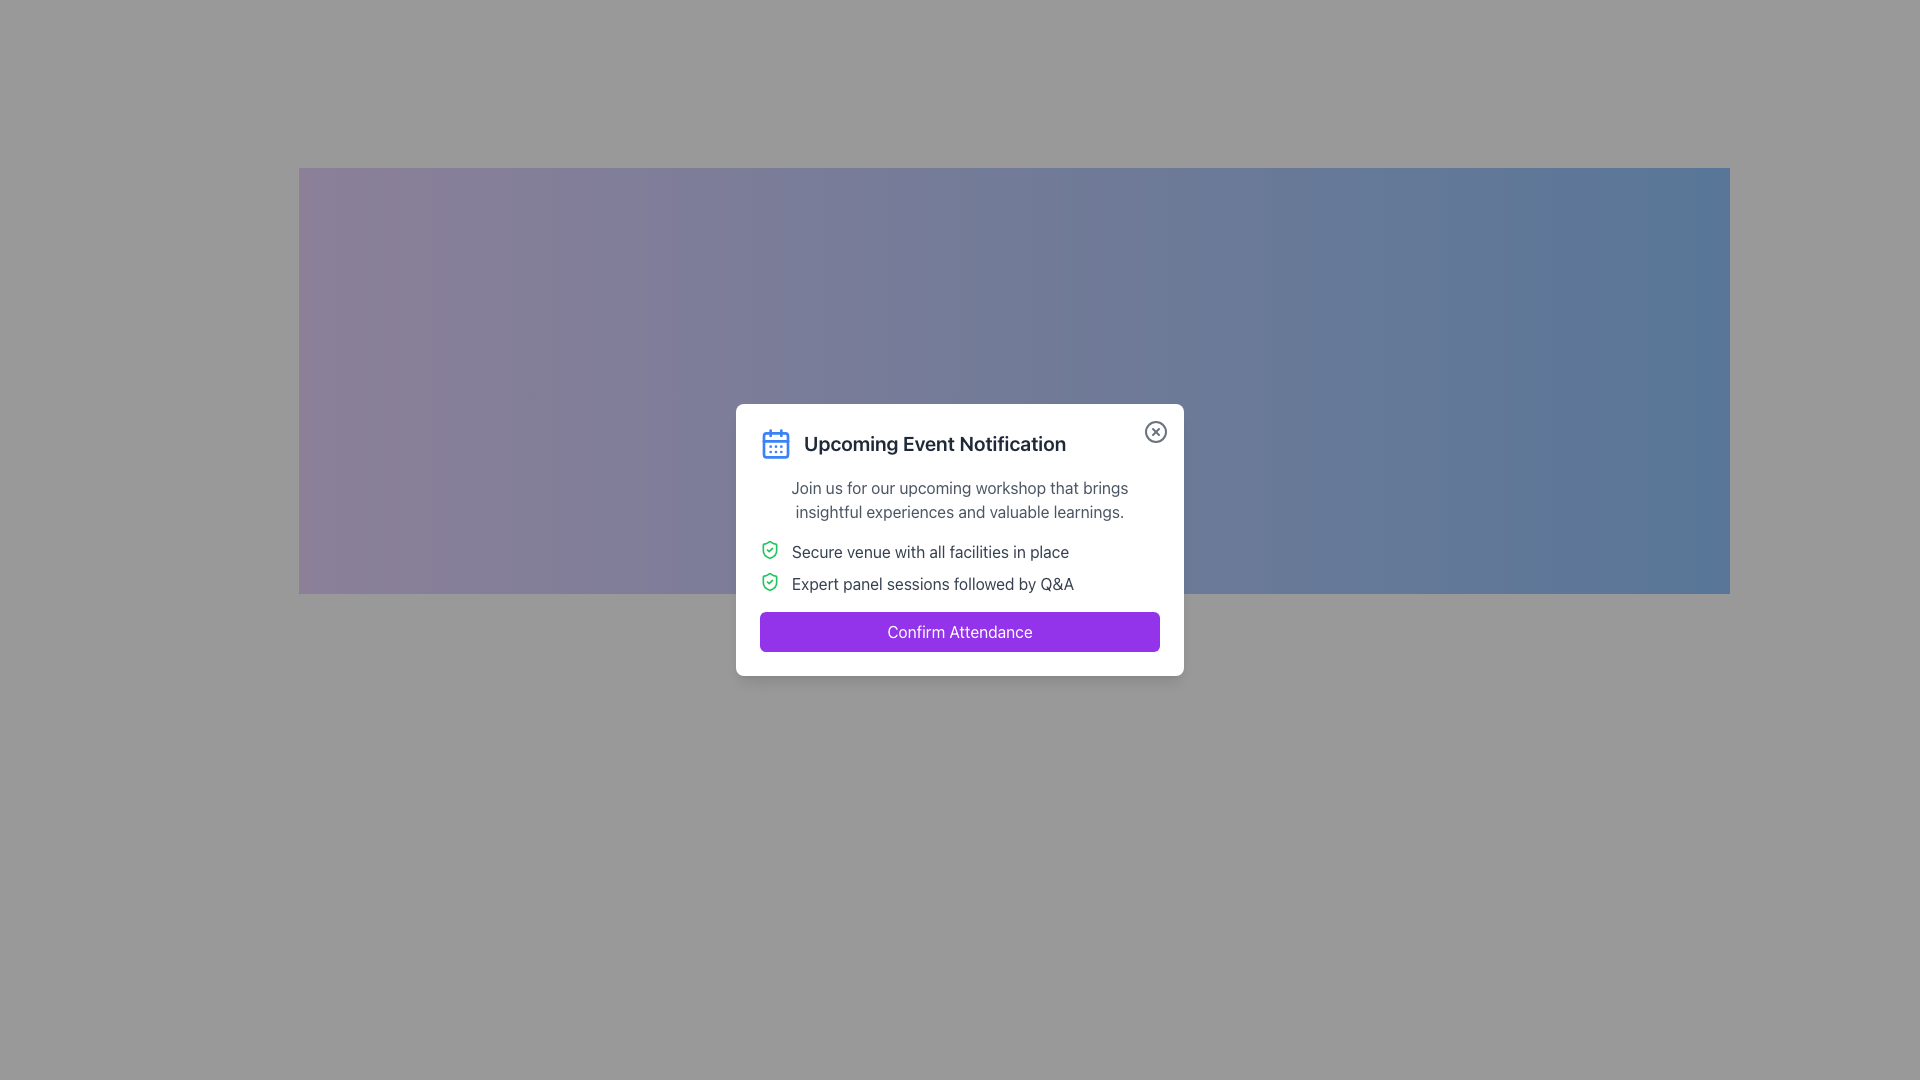 This screenshot has width=1920, height=1080. What do you see at coordinates (960, 583) in the screenshot?
I see `the static informational text about the event benefits, which is the second item in a vertical list within the notification card, located below the text 'Secure venue with all facilities in place' and above the confirmation button` at bounding box center [960, 583].